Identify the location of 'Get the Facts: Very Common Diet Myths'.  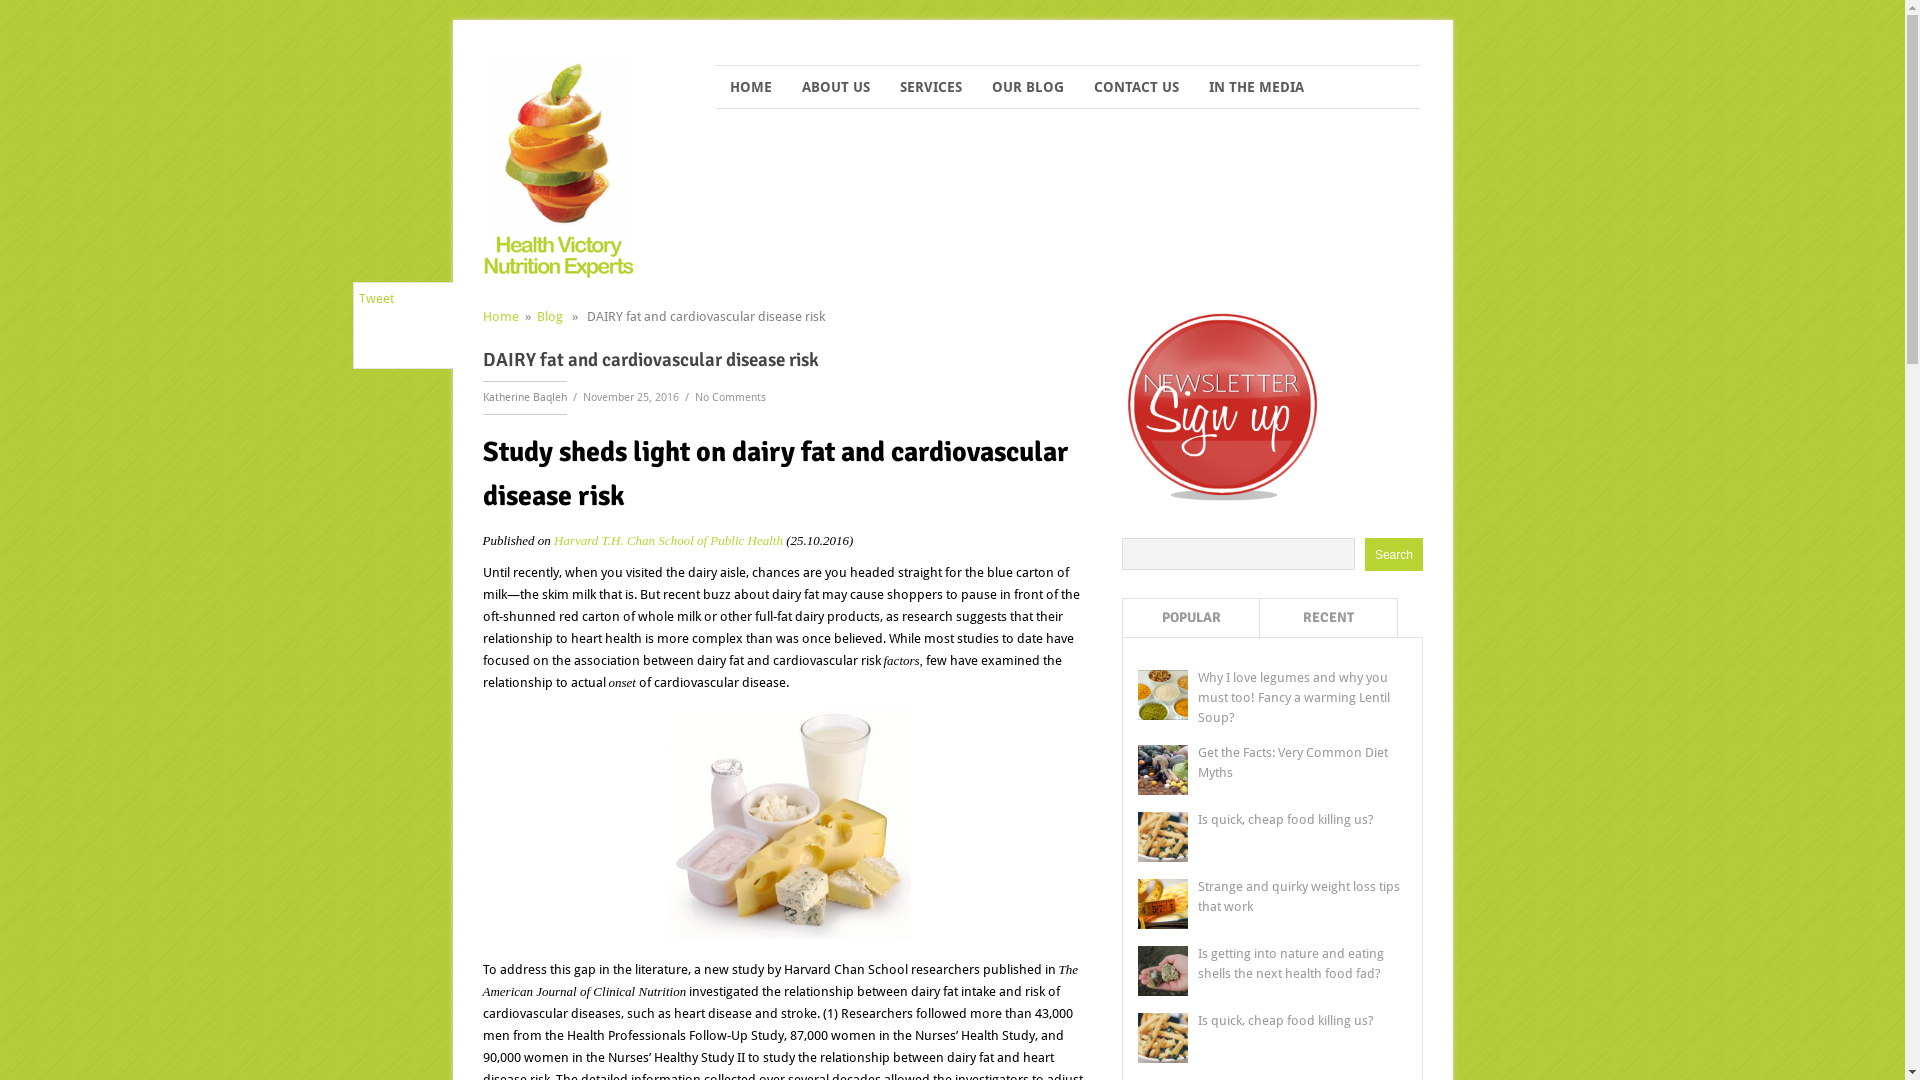
(1198, 762).